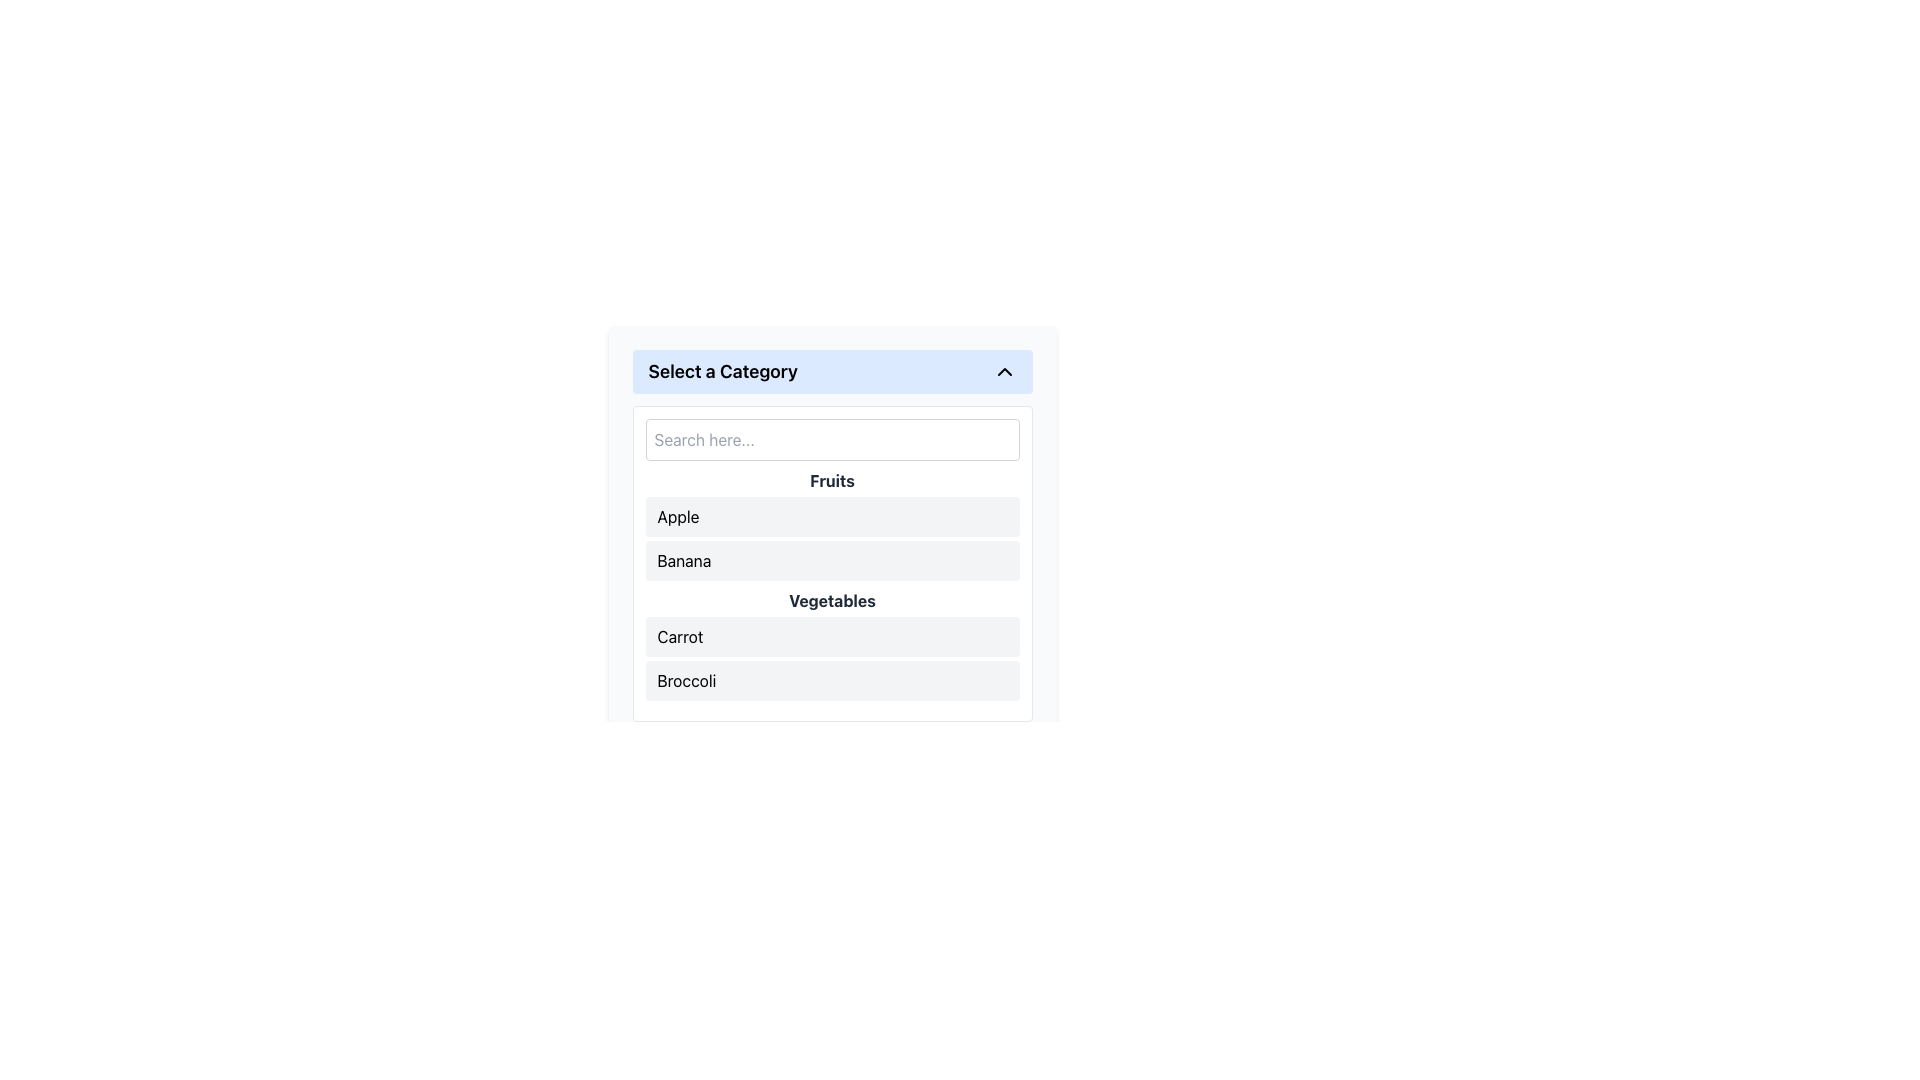 This screenshot has height=1080, width=1920. What do you see at coordinates (832, 644) in the screenshot?
I see `the first list item labeled 'Carrot' under the 'Vegetables' category` at bounding box center [832, 644].